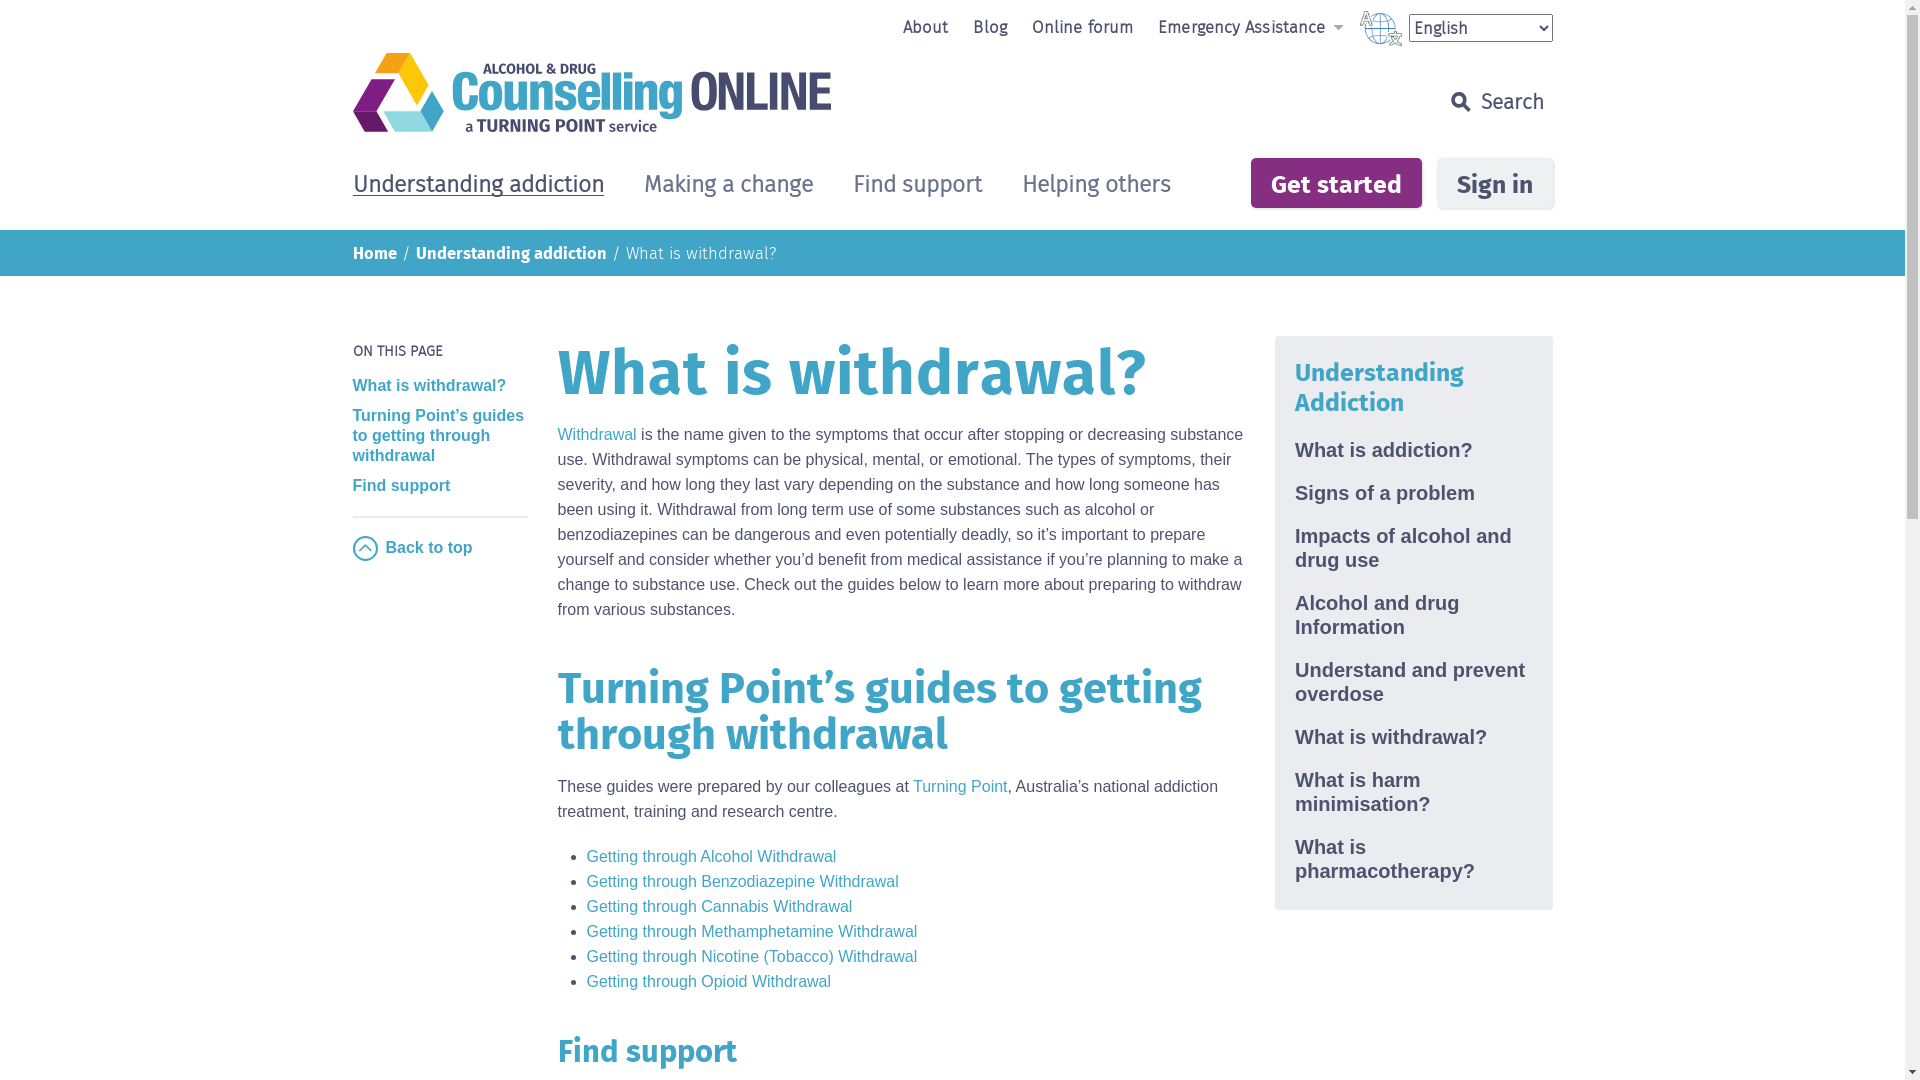 The width and height of the screenshot is (1920, 1080). I want to click on 'Getting through Methamphetamine Withdrawal', so click(750, 931).